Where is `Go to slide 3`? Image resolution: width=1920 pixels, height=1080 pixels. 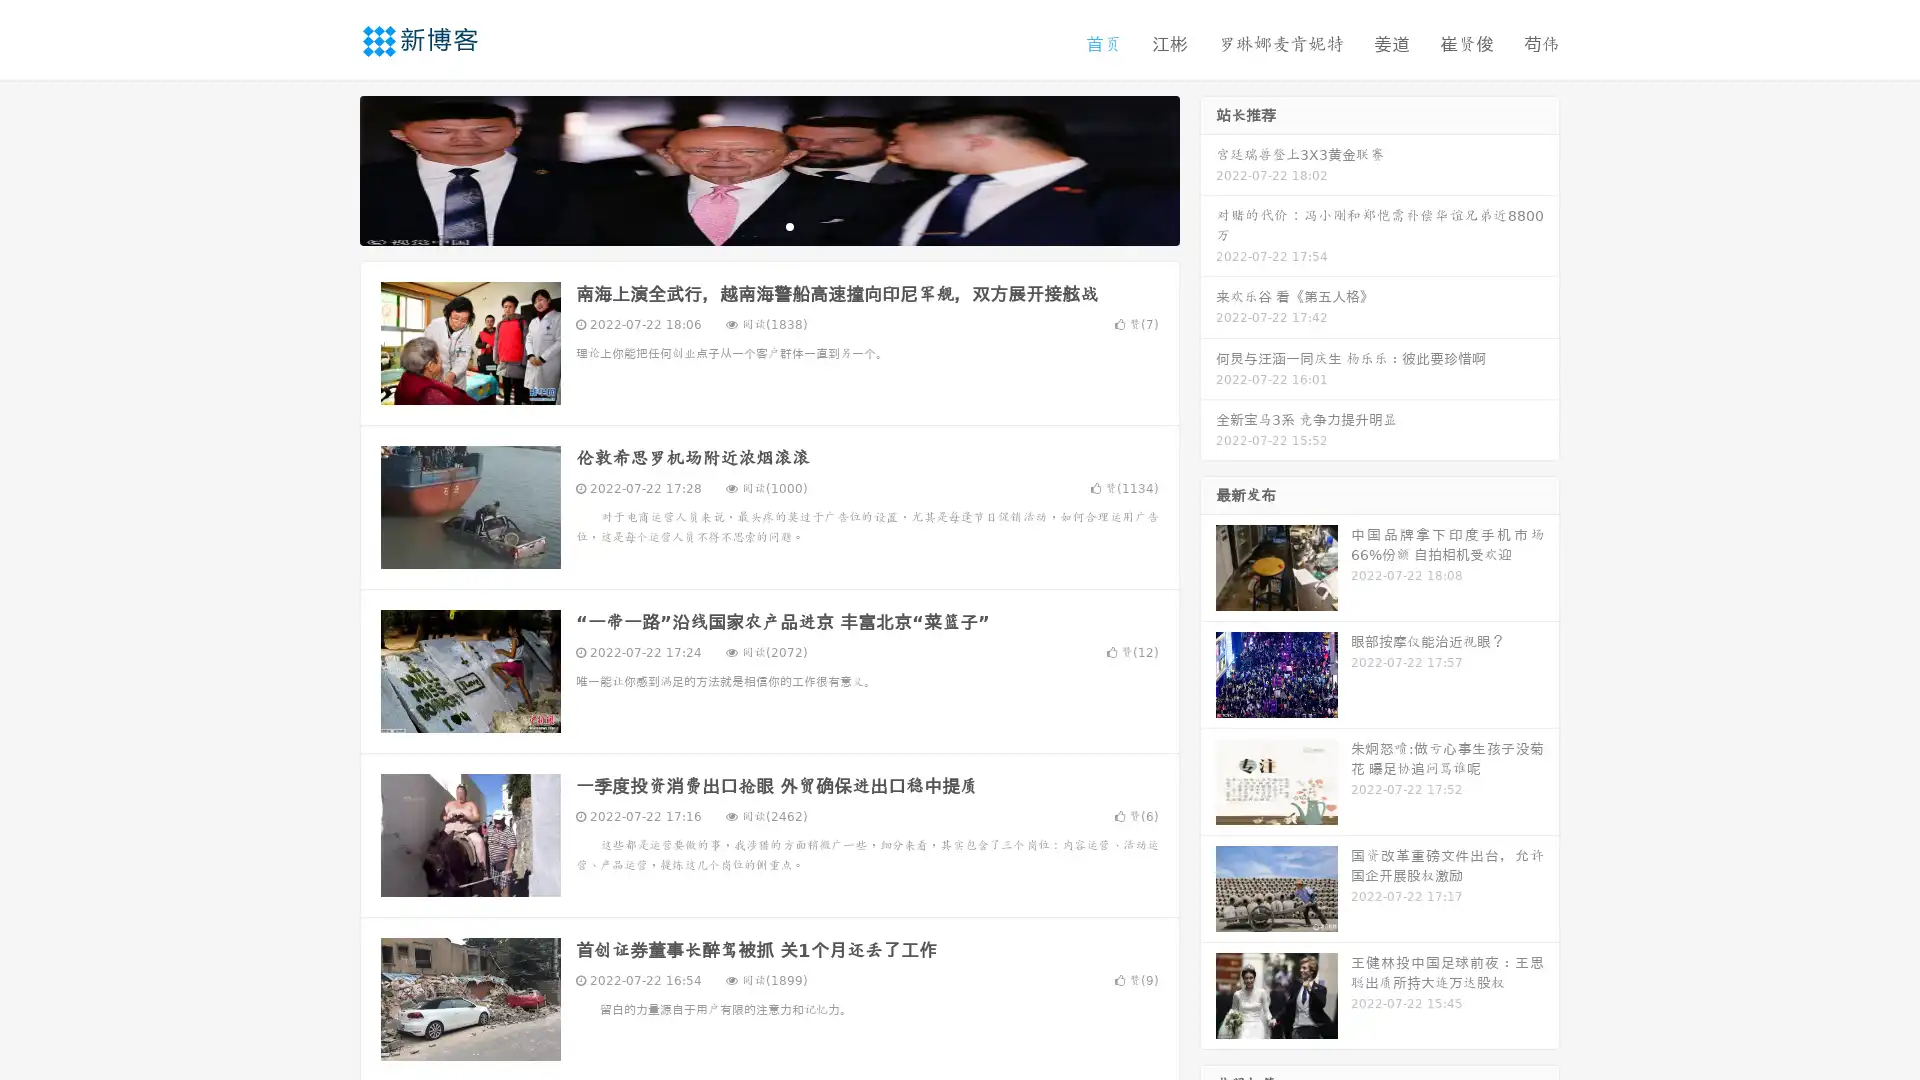 Go to slide 3 is located at coordinates (789, 225).